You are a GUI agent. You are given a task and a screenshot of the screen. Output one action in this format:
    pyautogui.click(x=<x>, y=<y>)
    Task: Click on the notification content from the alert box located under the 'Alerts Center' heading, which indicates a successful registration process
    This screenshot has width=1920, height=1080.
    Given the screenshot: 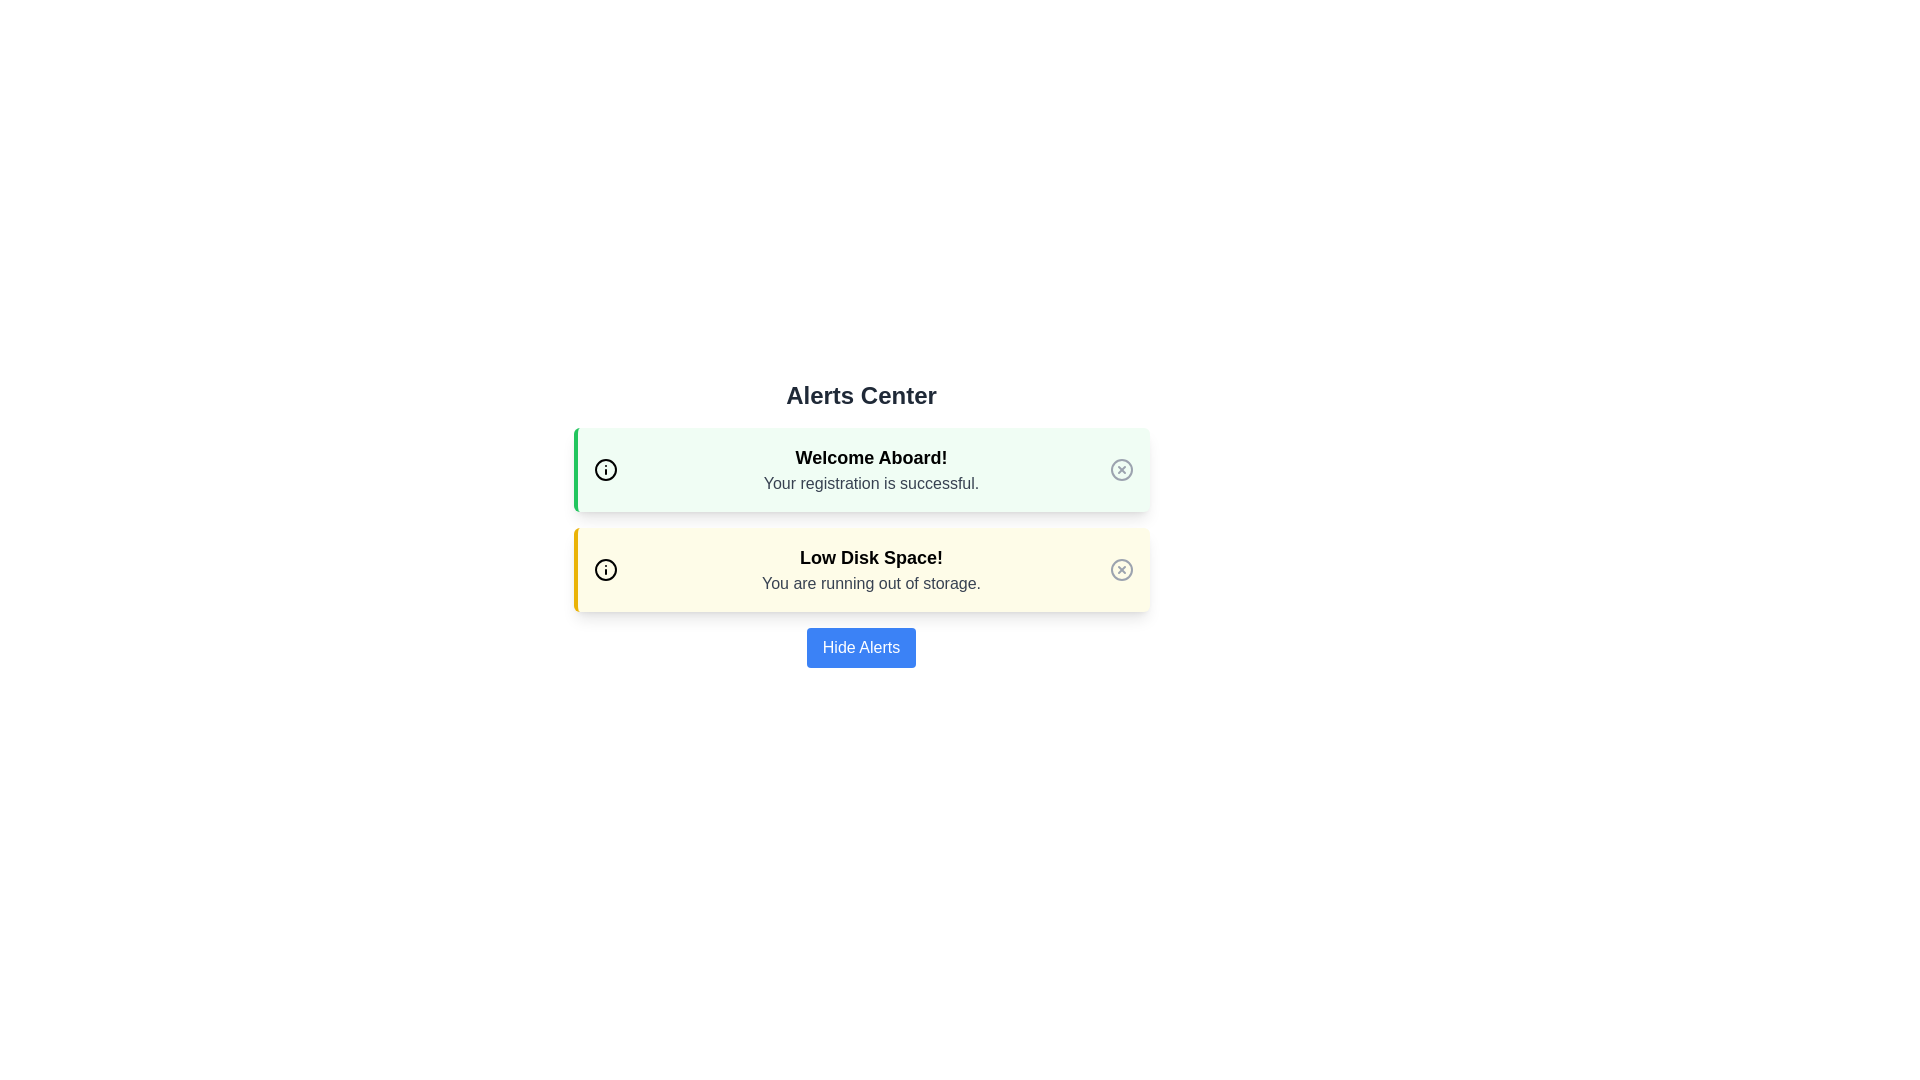 What is the action you would take?
    pyautogui.click(x=861, y=470)
    